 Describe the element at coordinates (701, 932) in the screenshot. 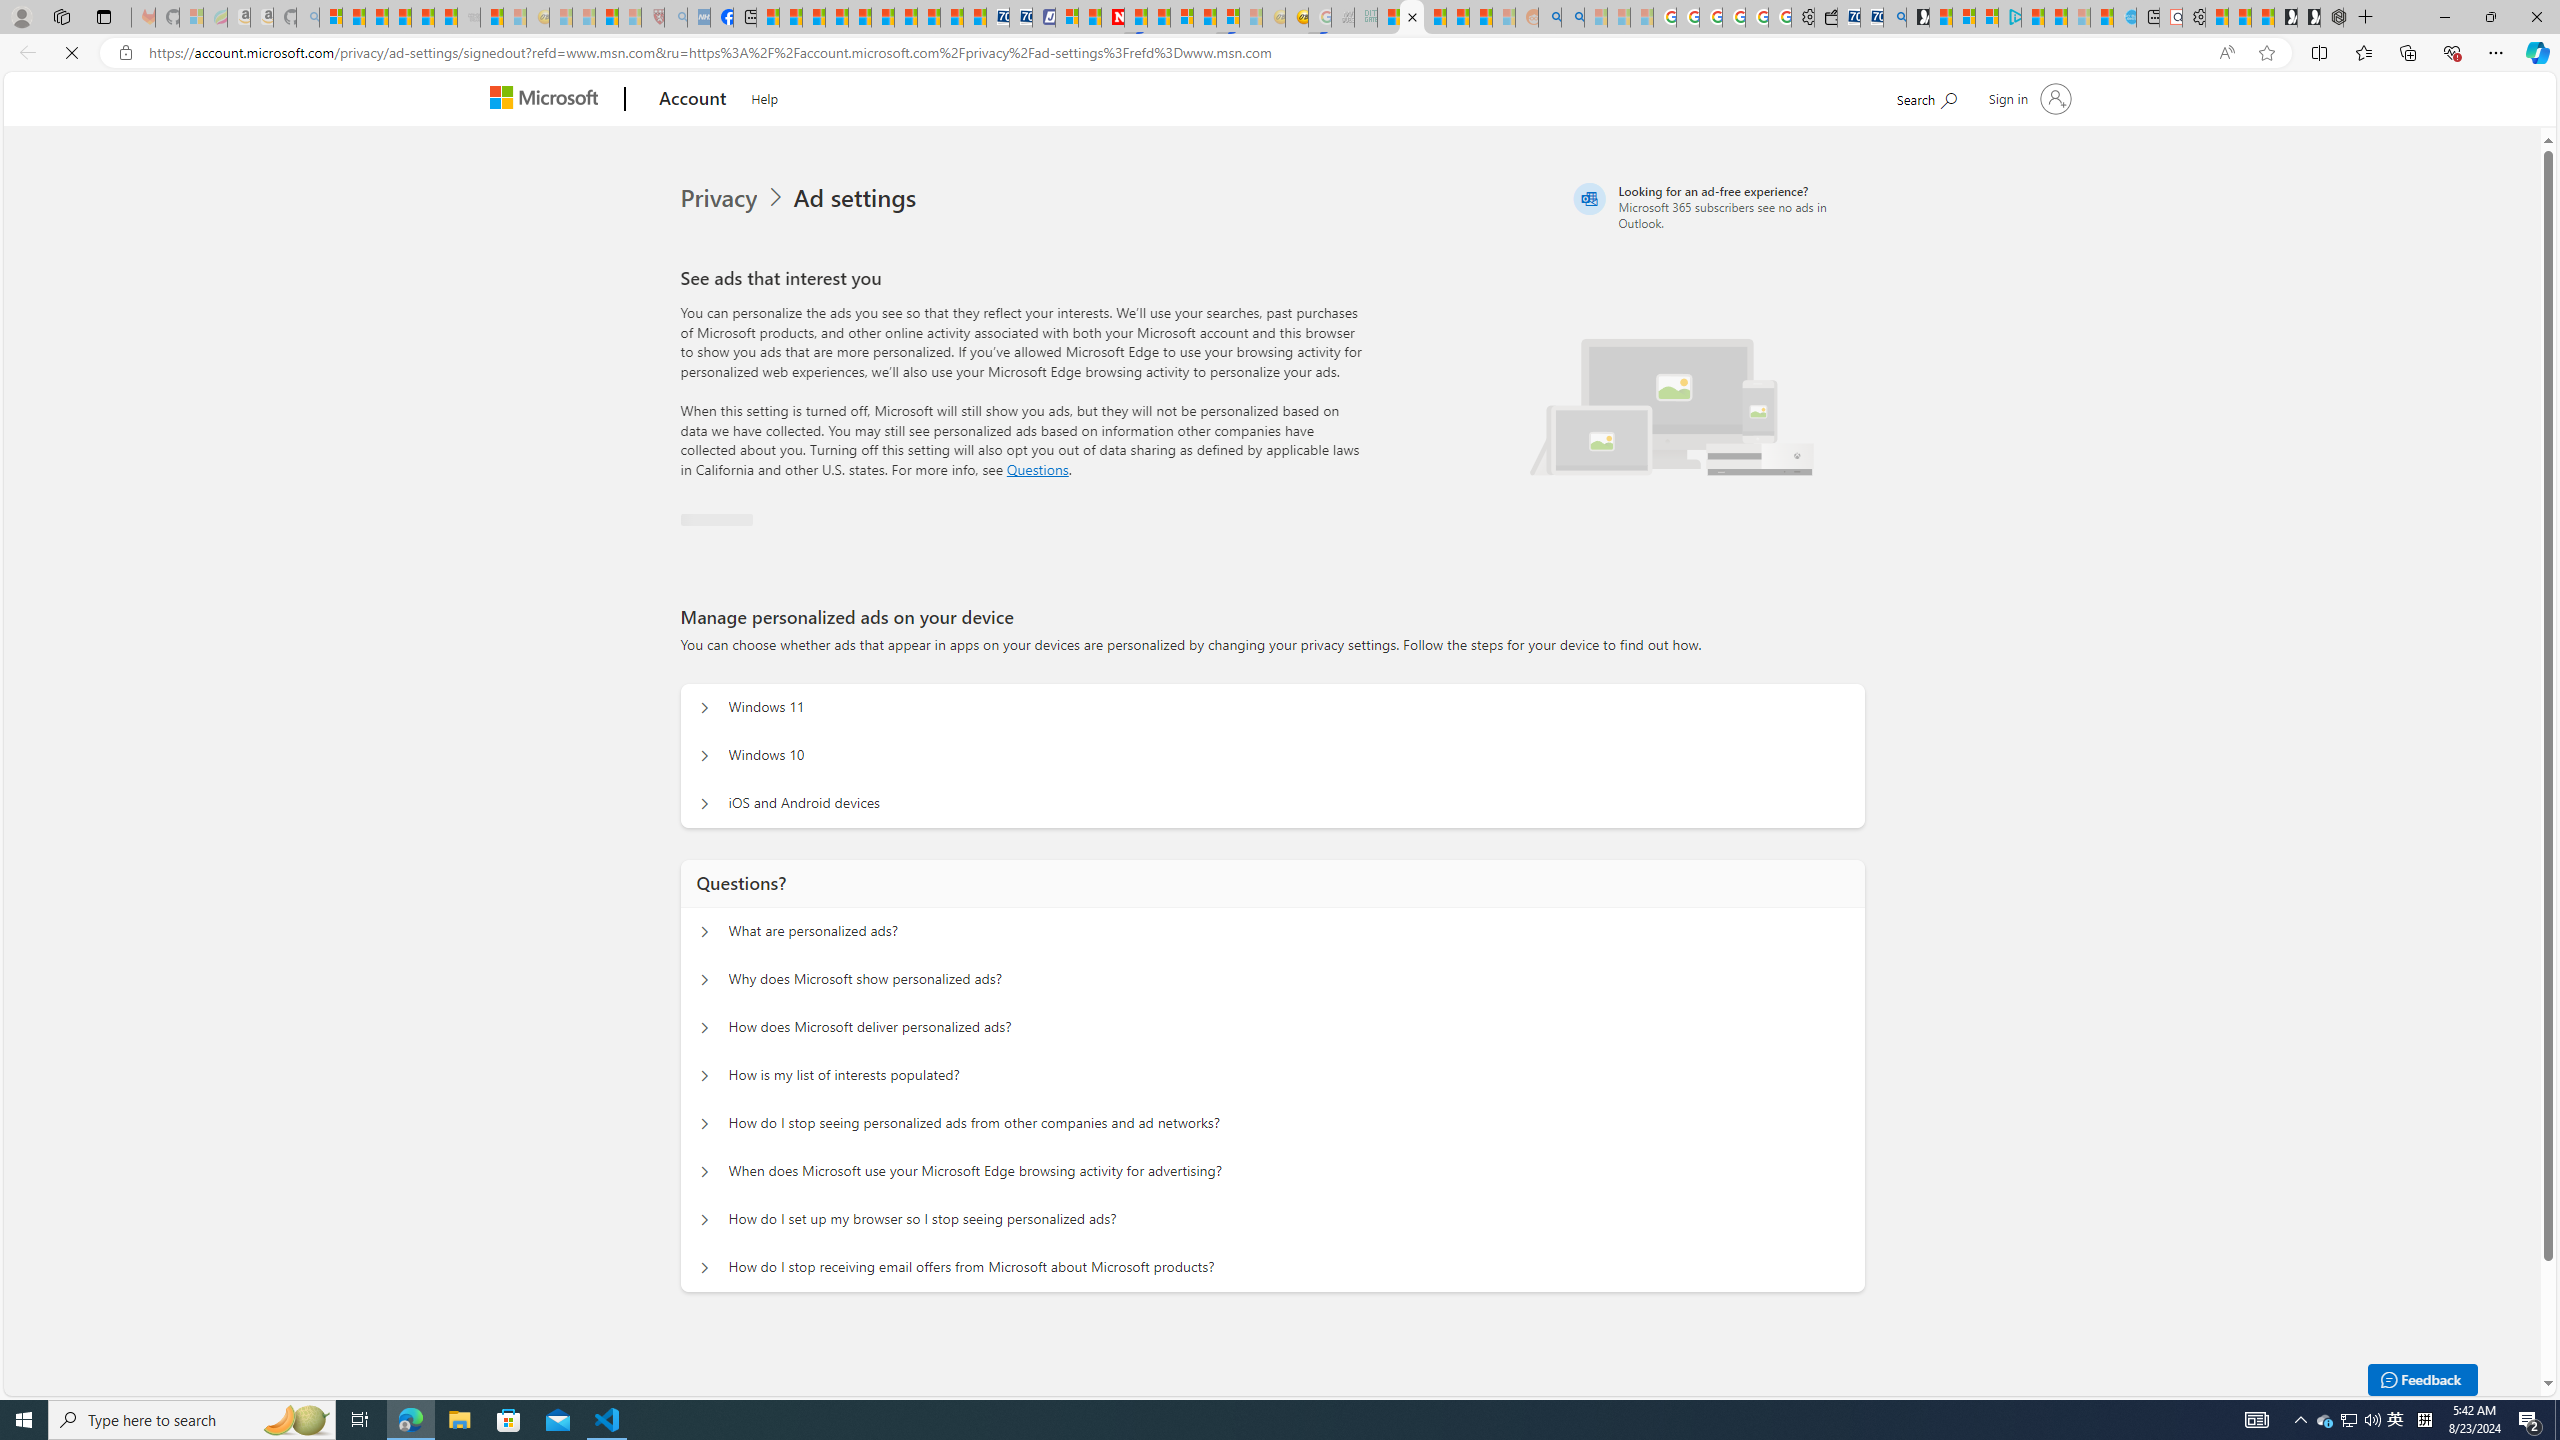

I see `'Questions? What are personalized ads?'` at that location.